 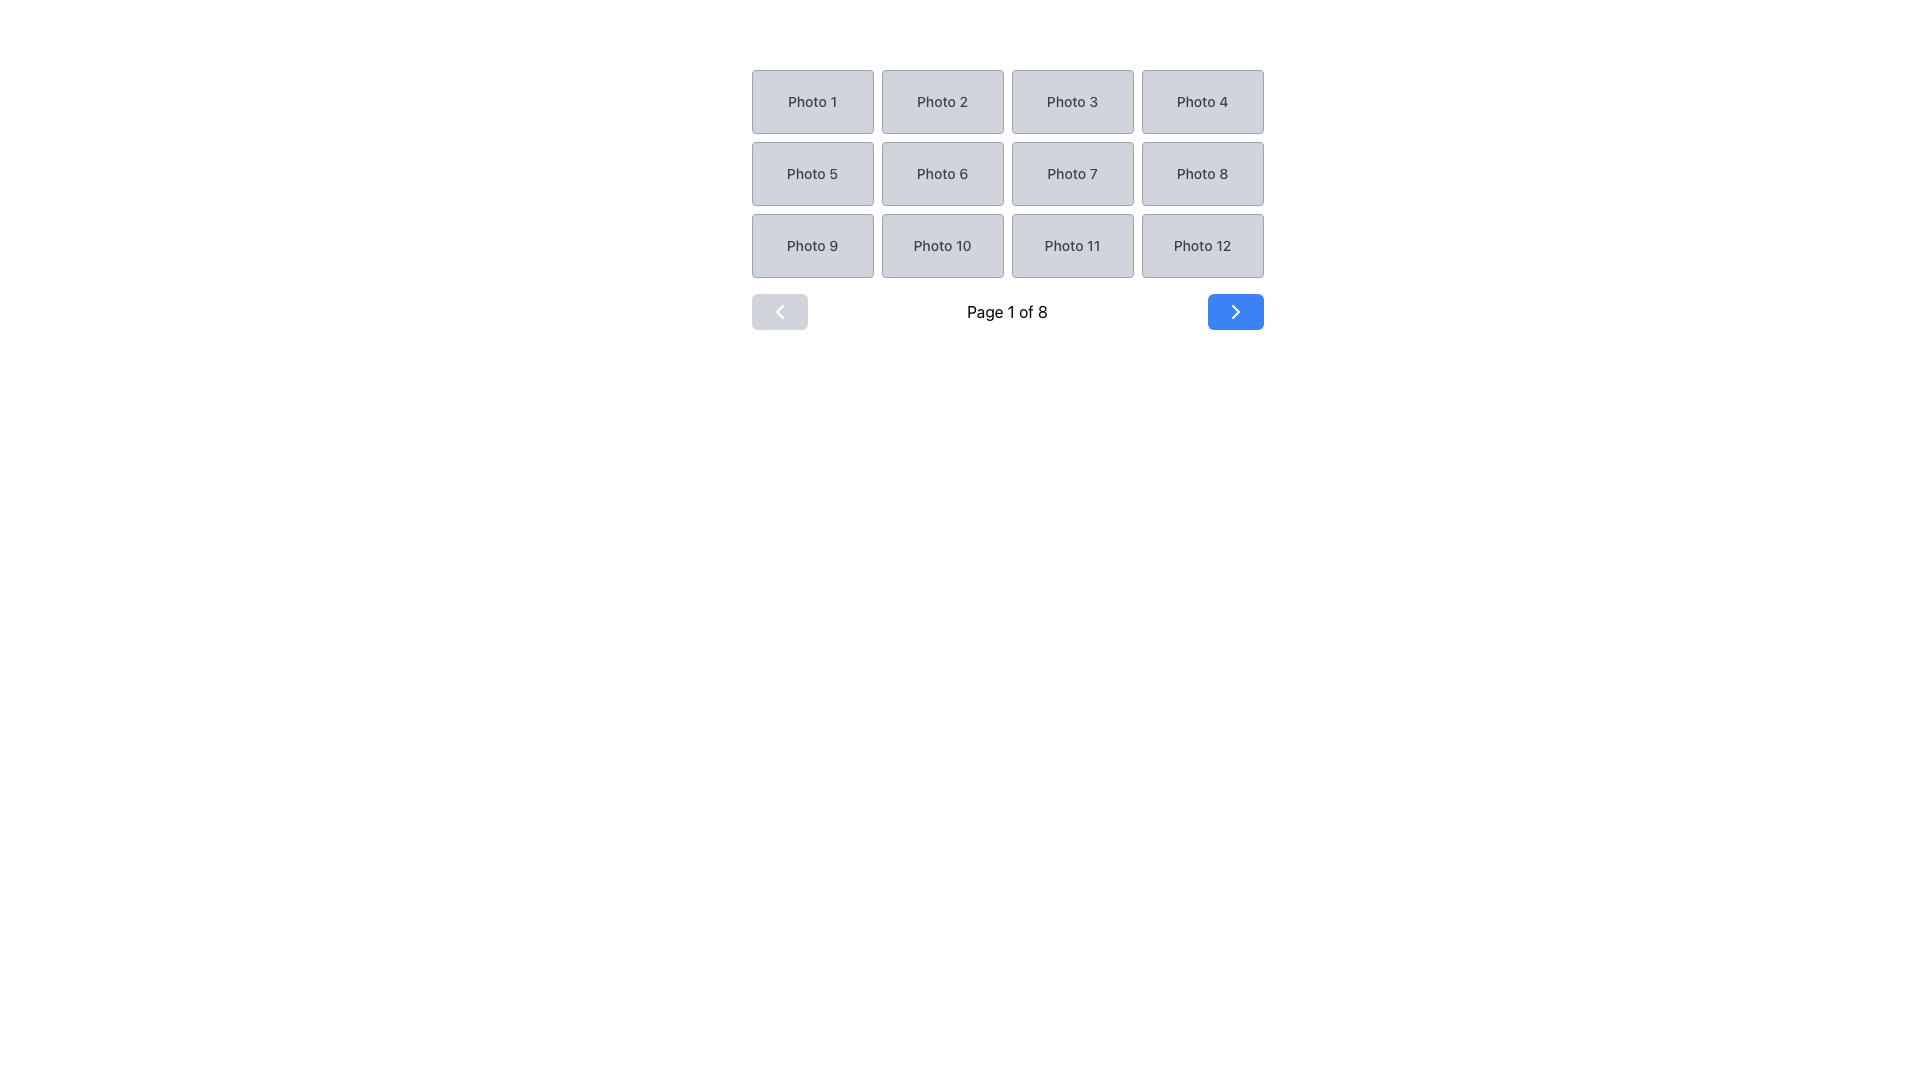 What do you see at coordinates (1234, 312) in the screenshot?
I see `the rightward-pointing chevron icon with a light-colored outline on a blue background located at the bottom right corner of the layout` at bounding box center [1234, 312].